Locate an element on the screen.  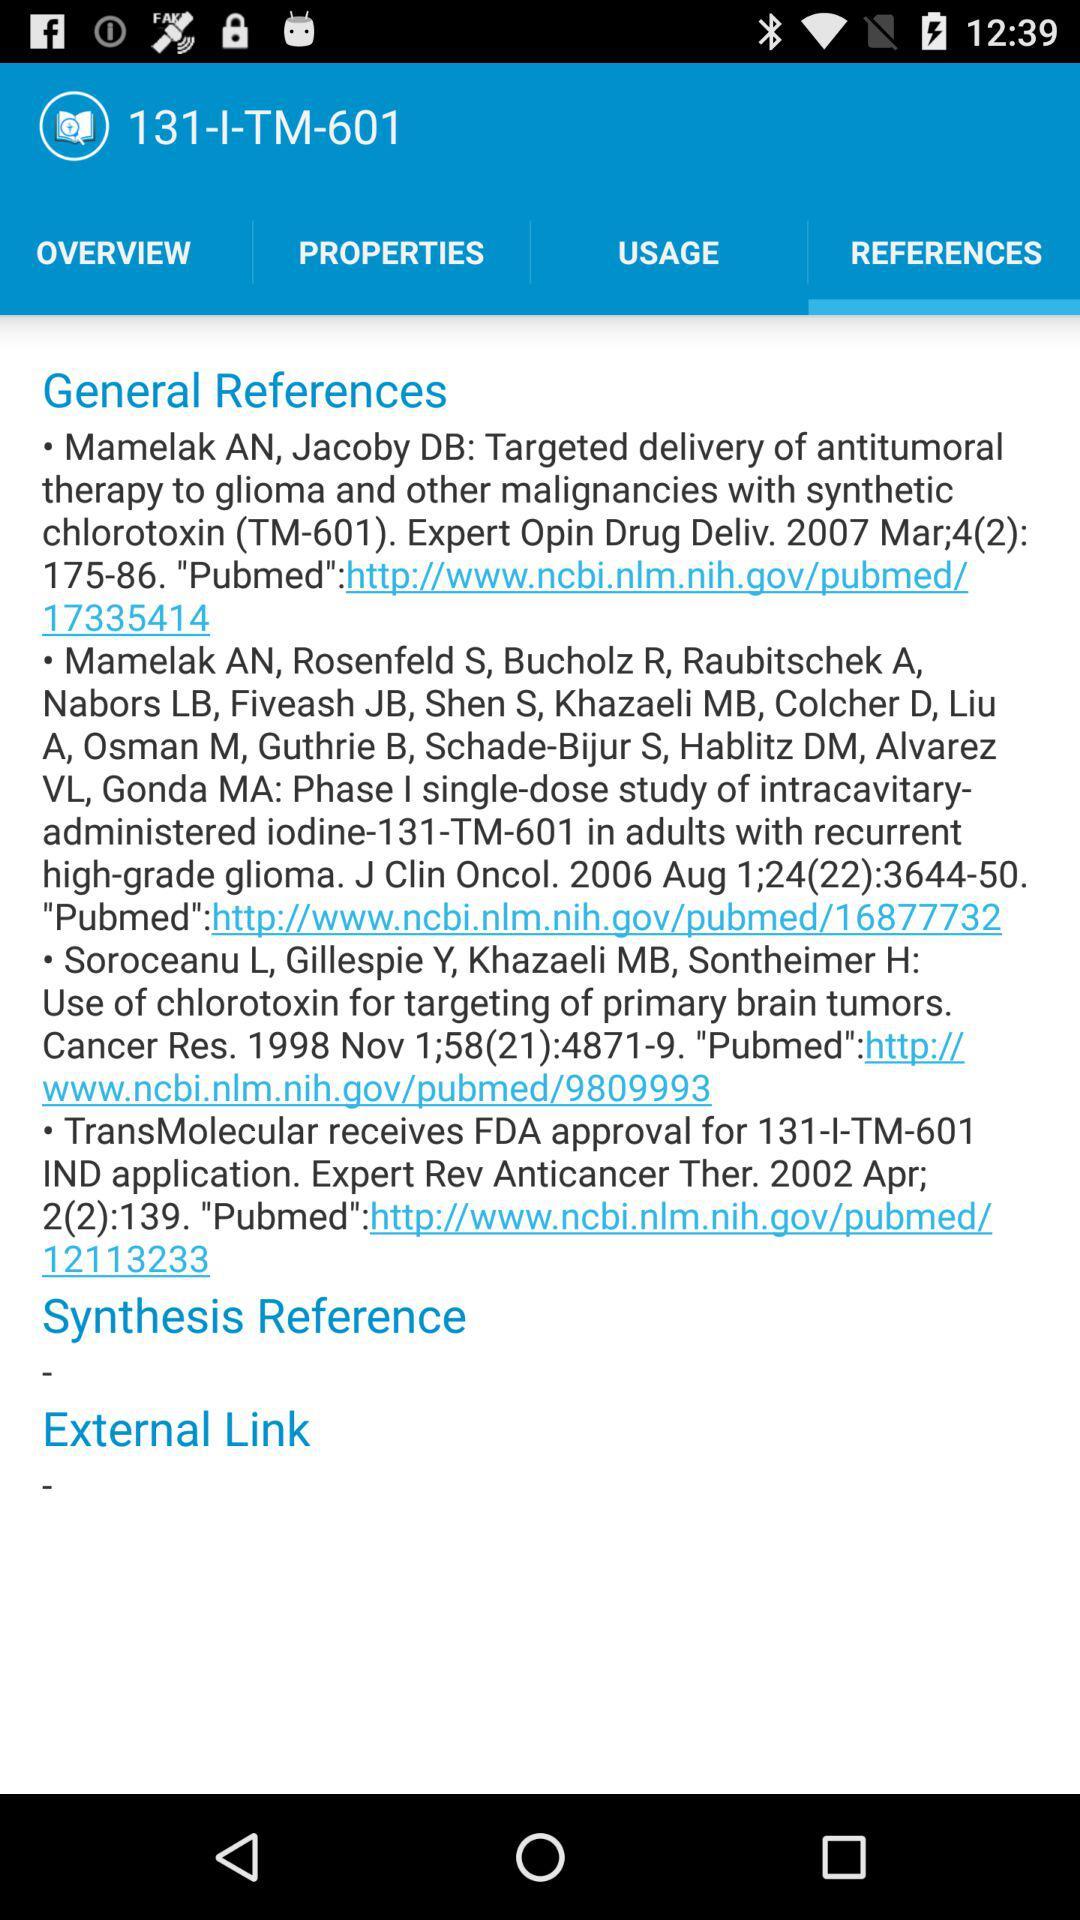
the icon below the external link is located at coordinates (540, 1484).